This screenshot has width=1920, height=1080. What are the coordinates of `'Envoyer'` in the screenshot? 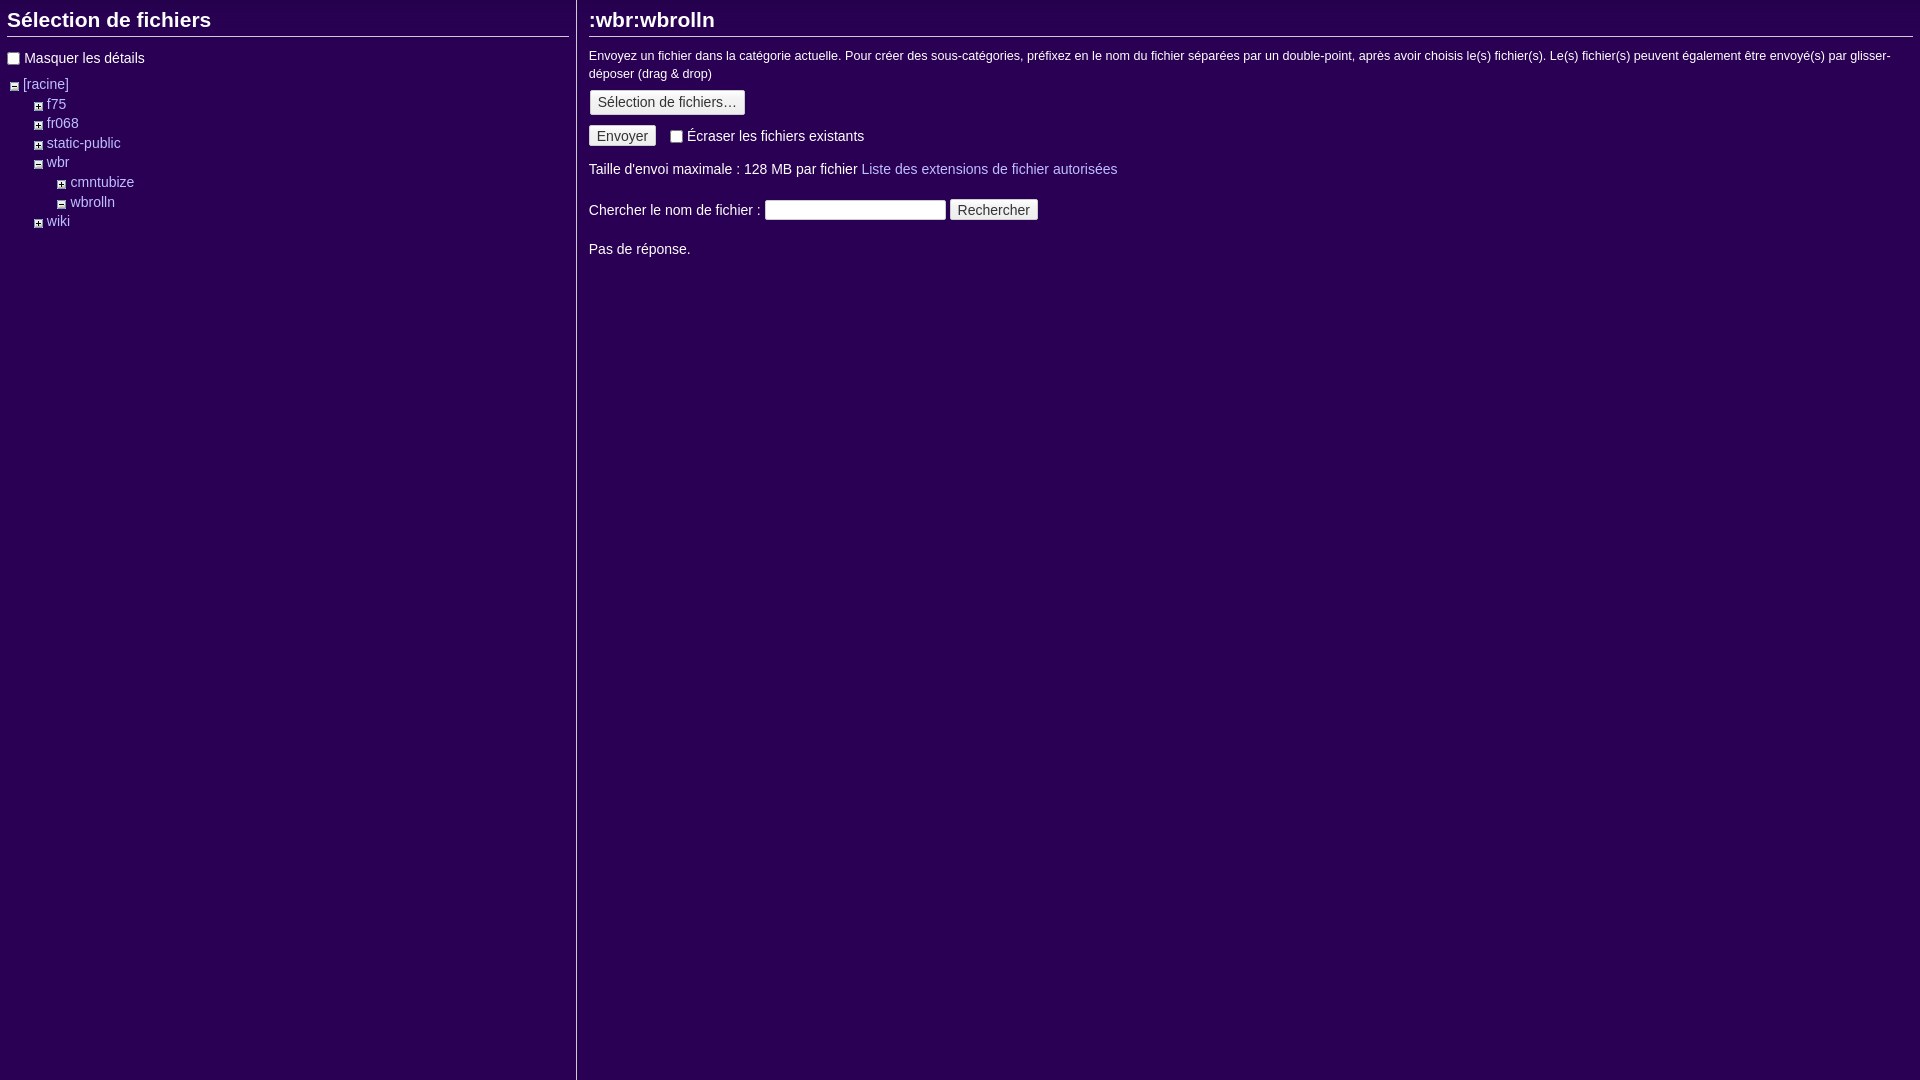 It's located at (621, 135).